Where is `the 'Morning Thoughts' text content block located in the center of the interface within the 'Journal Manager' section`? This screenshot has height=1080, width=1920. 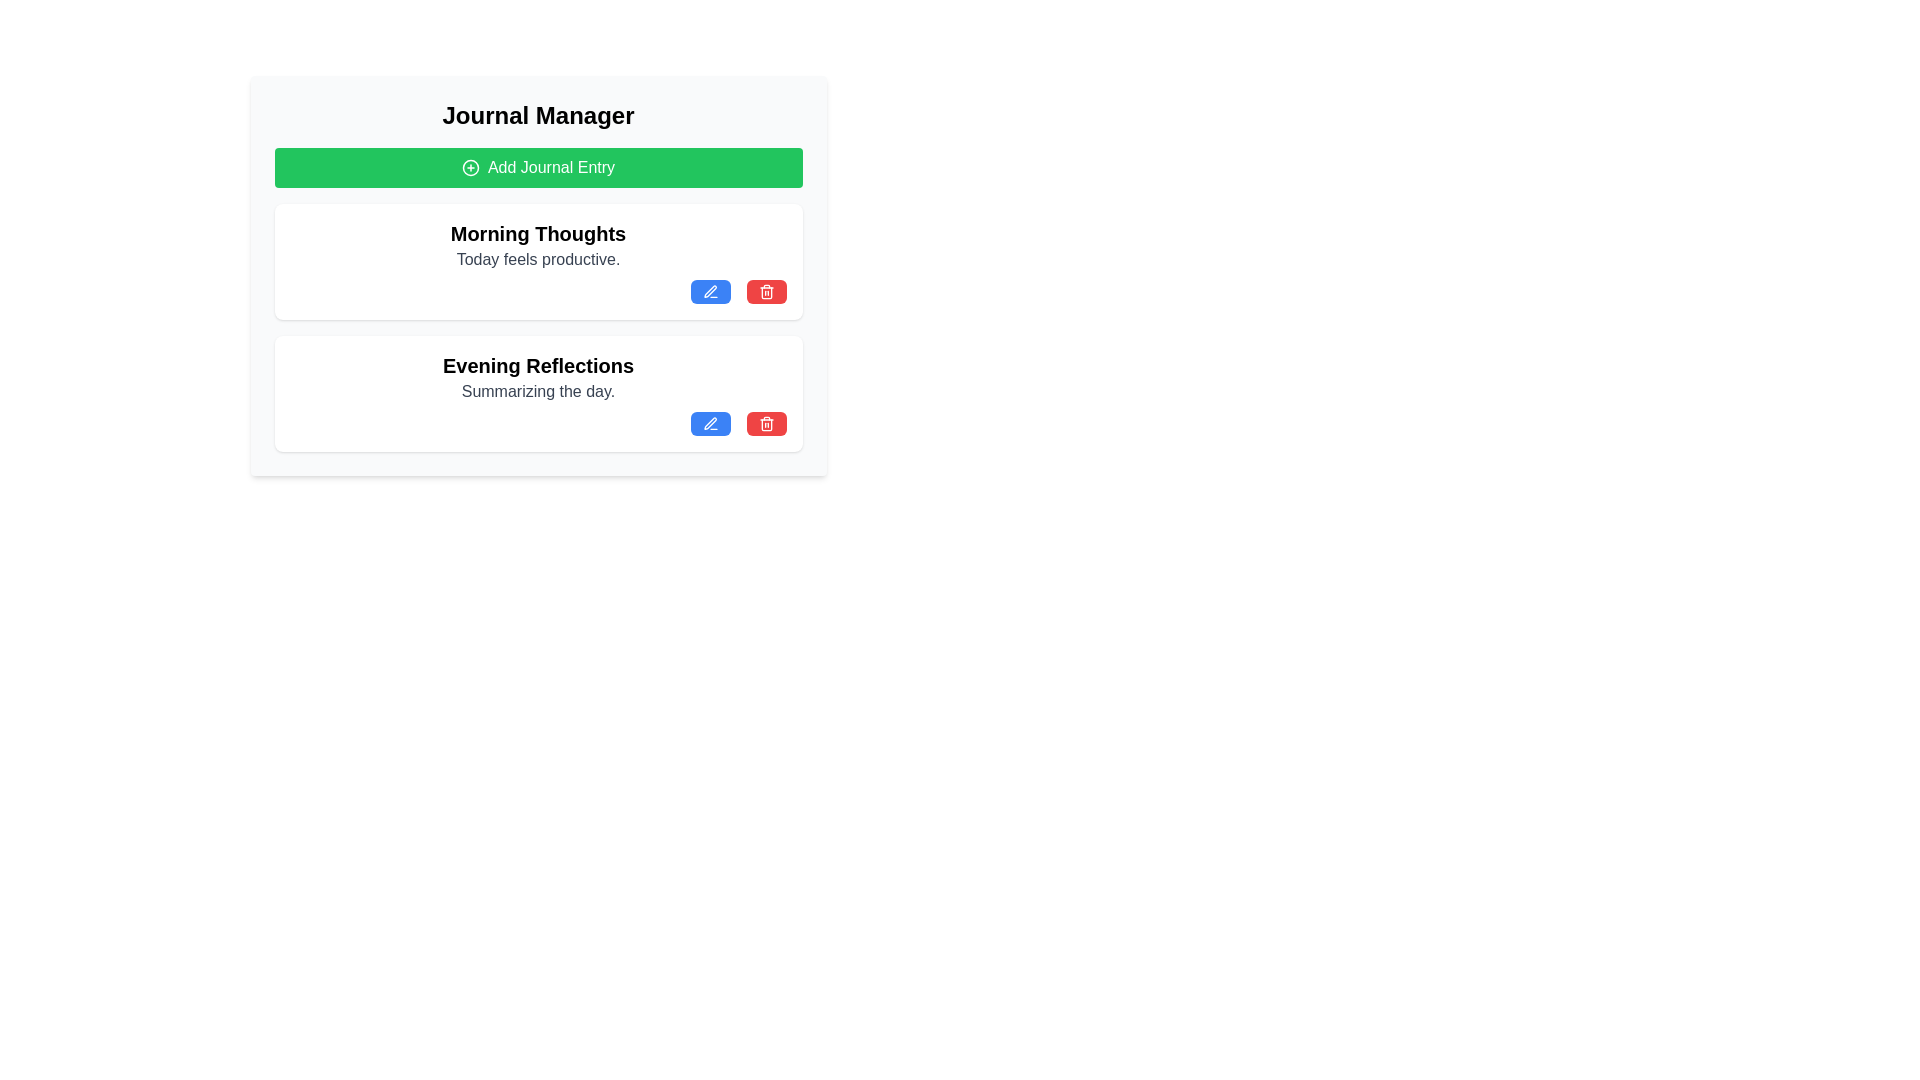 the 'Morning Thoughts' text content block located in the center of the interface within the 'Journal Manager' section is located at coordinates (538, 245).